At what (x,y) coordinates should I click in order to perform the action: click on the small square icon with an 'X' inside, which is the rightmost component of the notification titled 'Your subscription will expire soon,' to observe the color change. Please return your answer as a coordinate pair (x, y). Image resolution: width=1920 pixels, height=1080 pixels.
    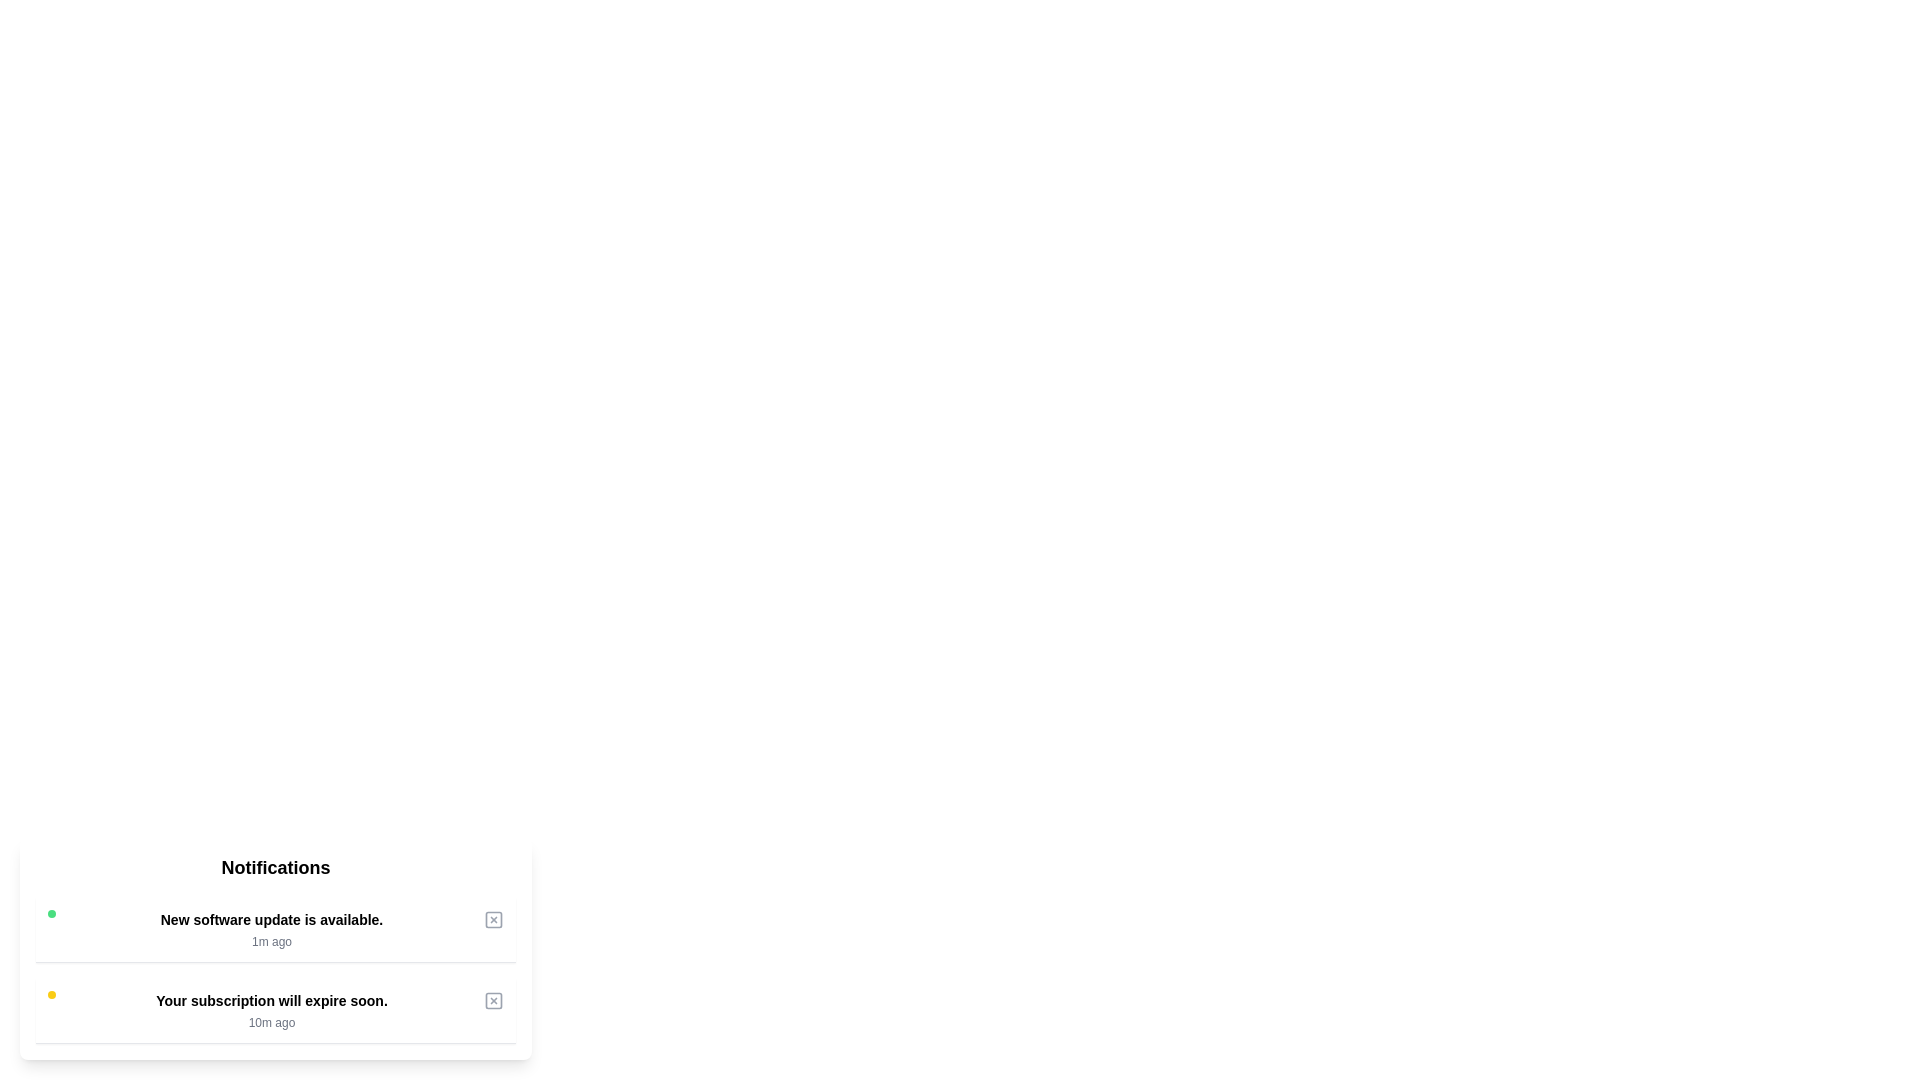
    Looking at the image, I should click on (494, 1001).